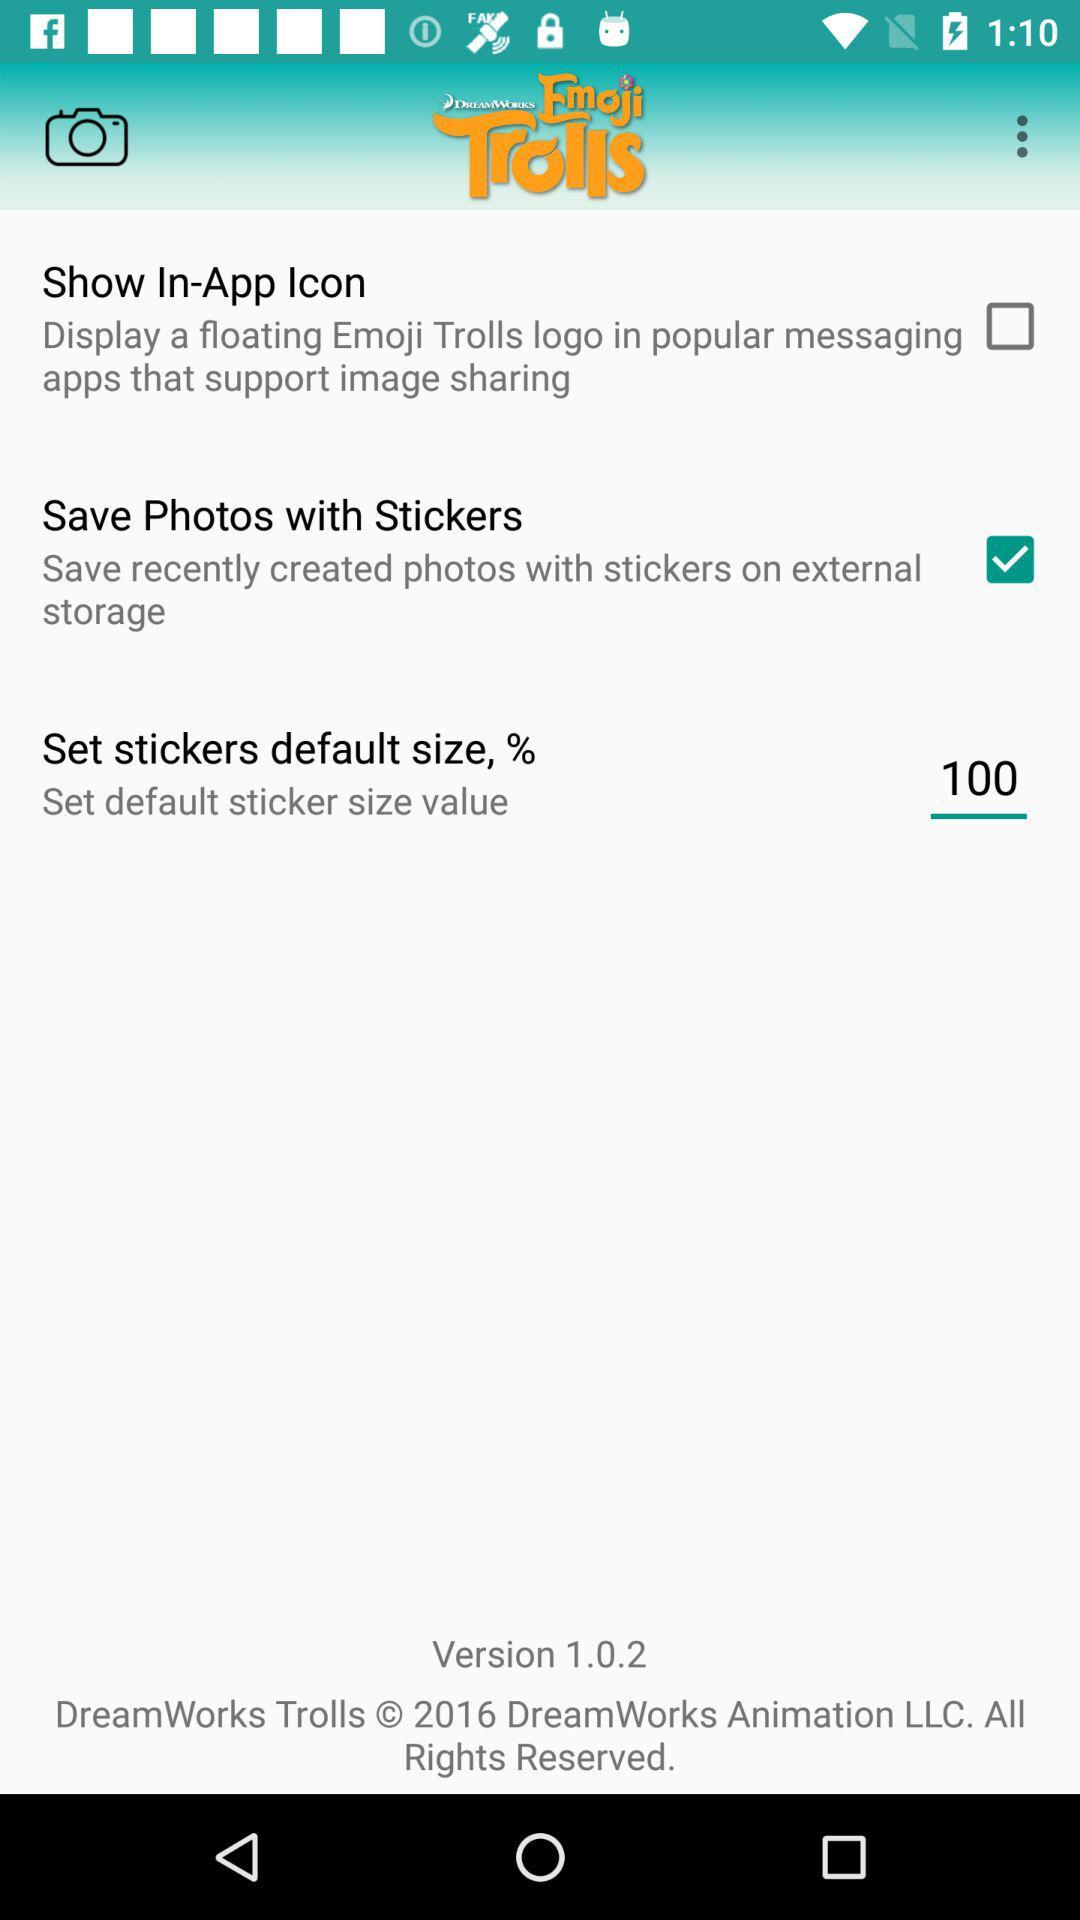 This screenshot has height=1920, width=1080. Describe the element at coordinates (1003, 559) in the screenshot. I see `the item next to save recently created icon` at that location.